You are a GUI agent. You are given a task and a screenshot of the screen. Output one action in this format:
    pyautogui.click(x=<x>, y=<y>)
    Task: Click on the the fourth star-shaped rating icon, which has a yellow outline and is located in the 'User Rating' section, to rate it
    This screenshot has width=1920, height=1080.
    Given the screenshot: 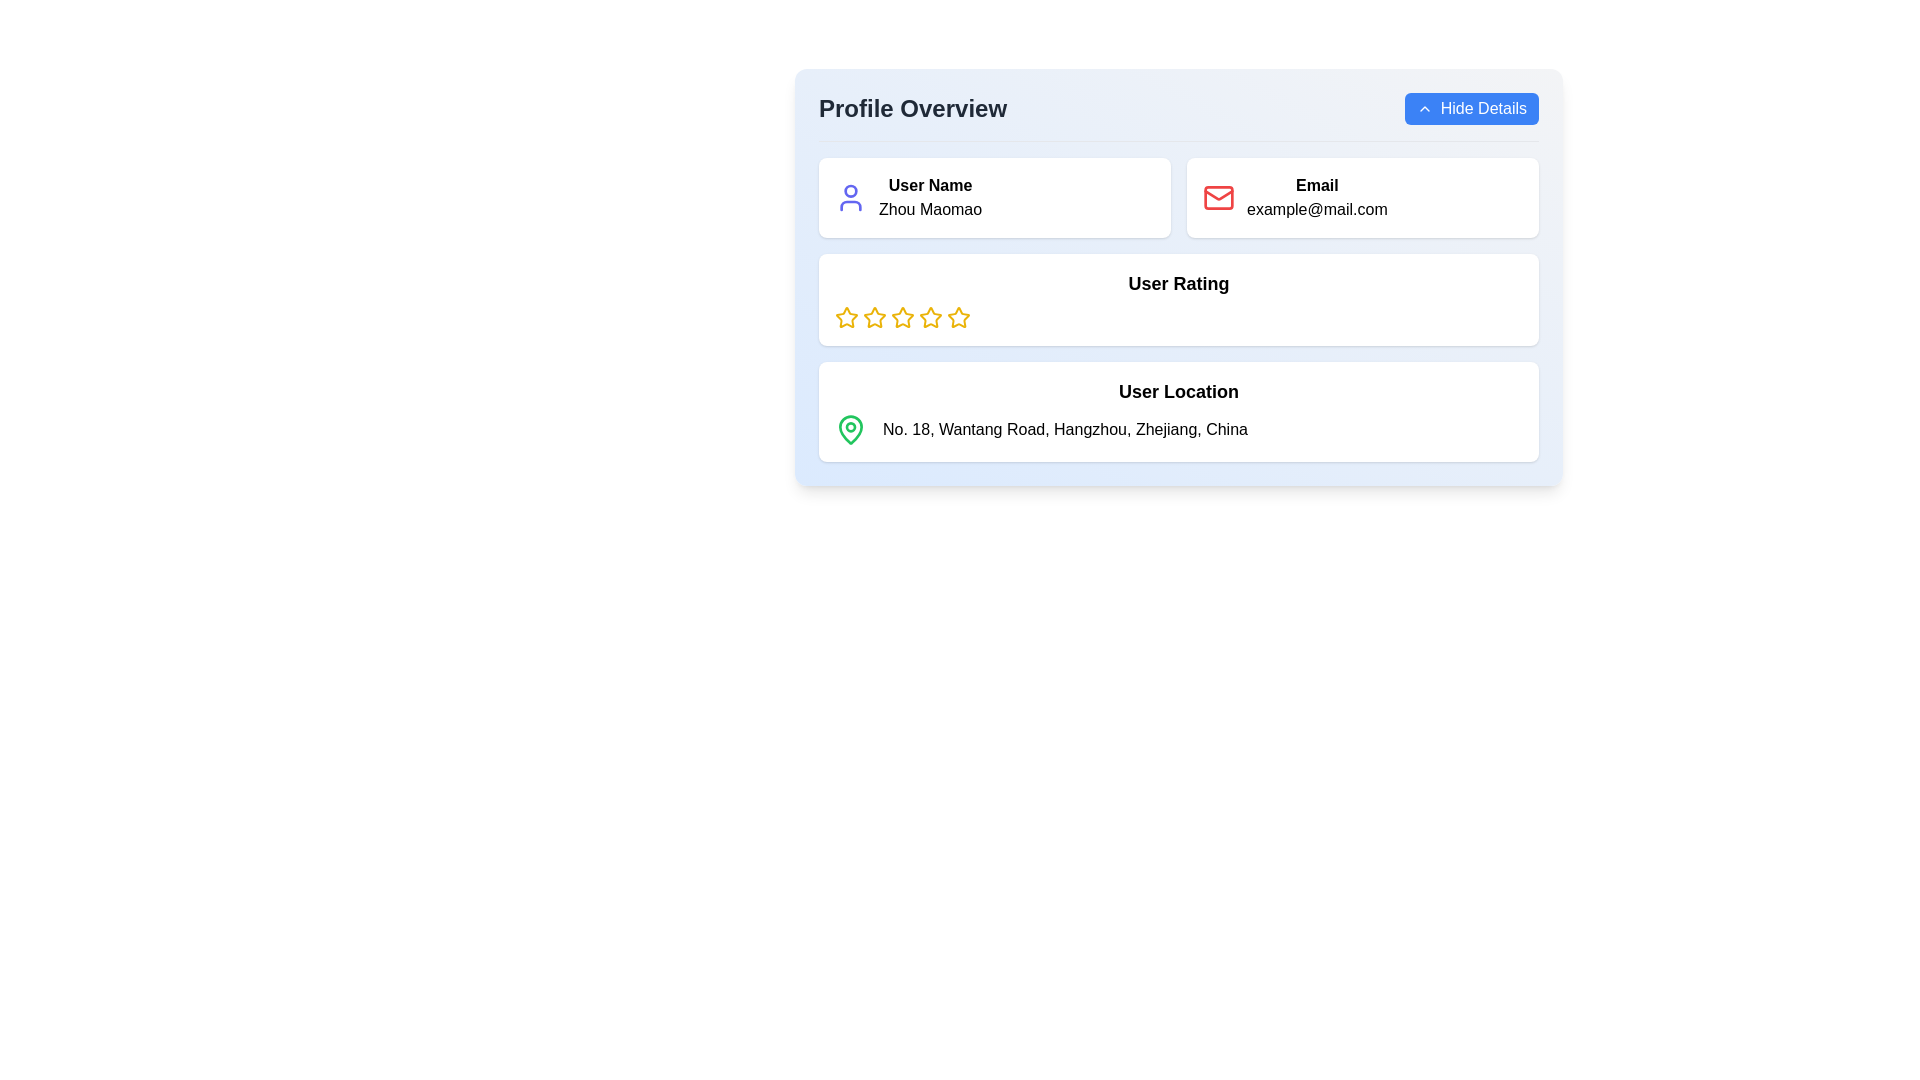 What is the action you would take?
    pyautogui.click(x=901, y=316)
    